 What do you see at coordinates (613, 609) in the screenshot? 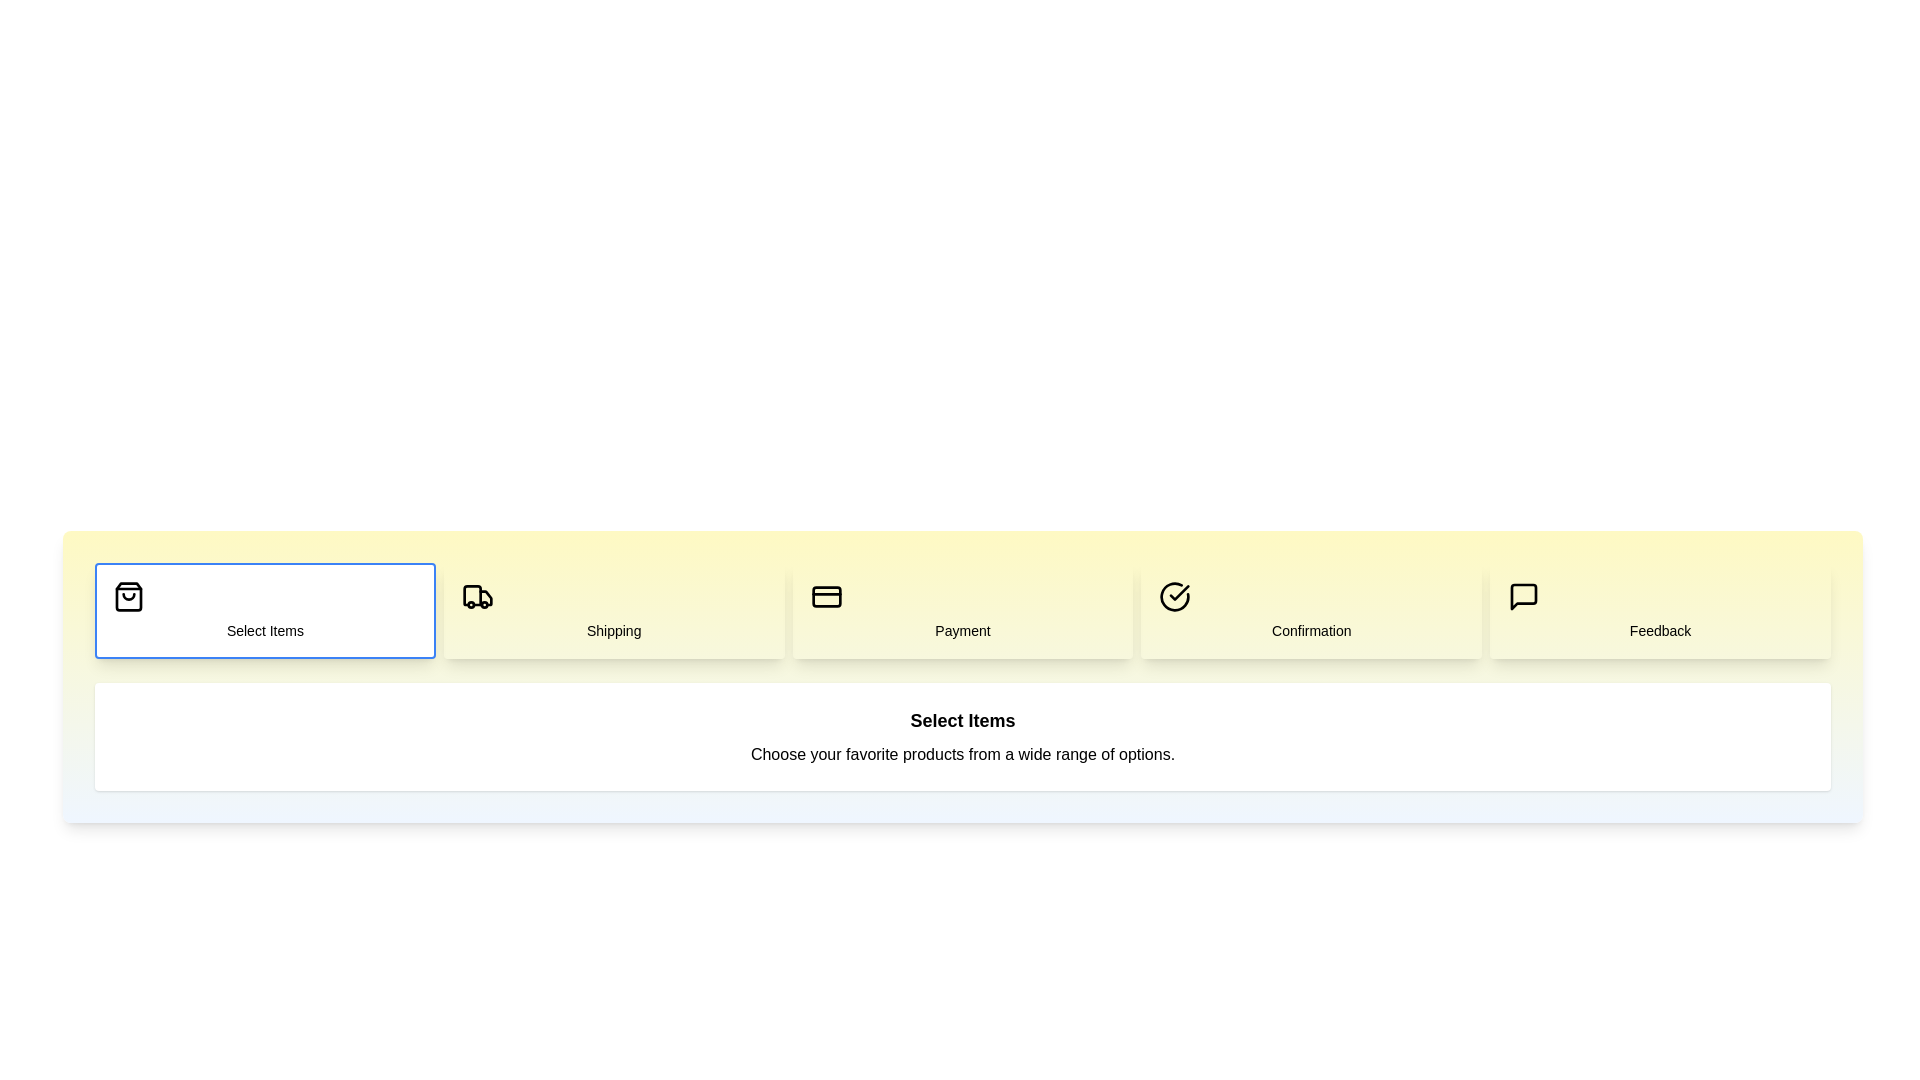
I see `the tab corresponding to the Shipping phase in the purchase process` at bounding box center [613, 609].